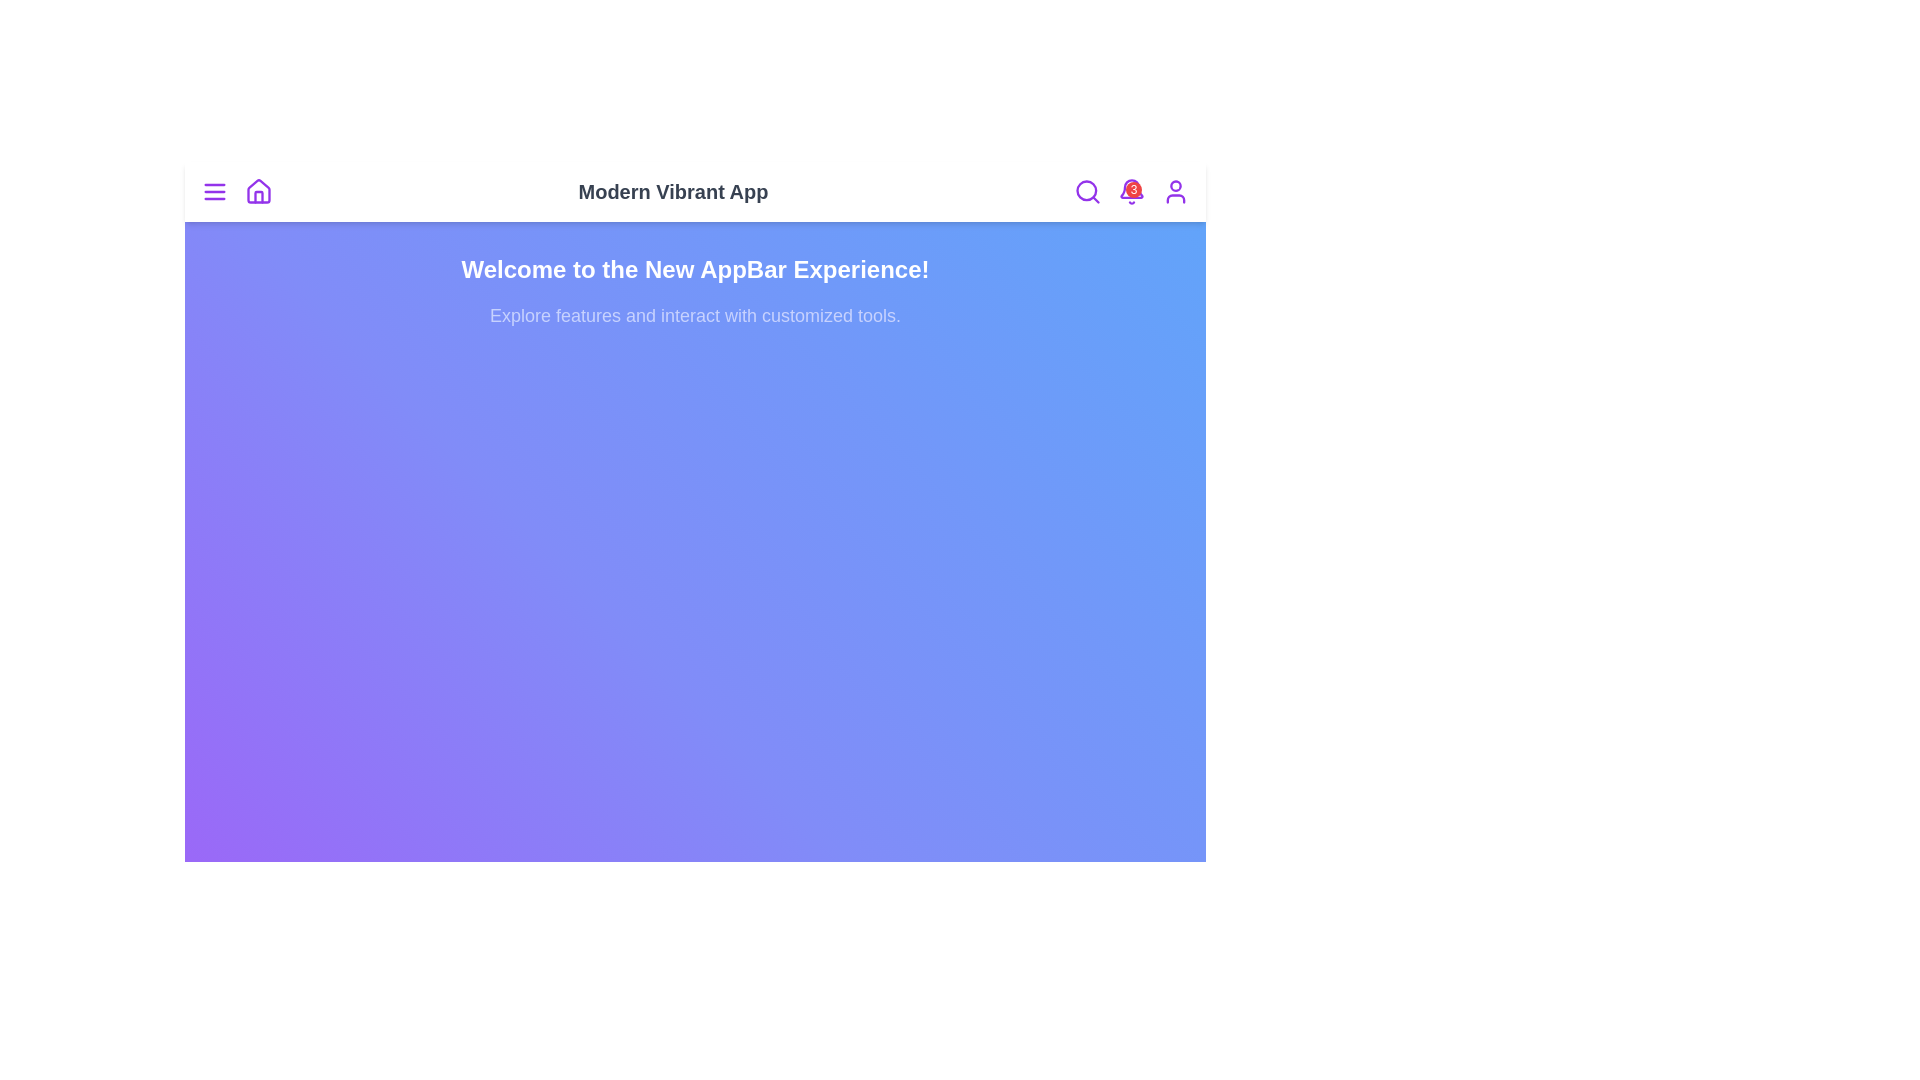  What do you see at coordinates (1176, 192) in the screenshot?
I see `the user icon to access the user profile` at bounding box center [1176, 192].